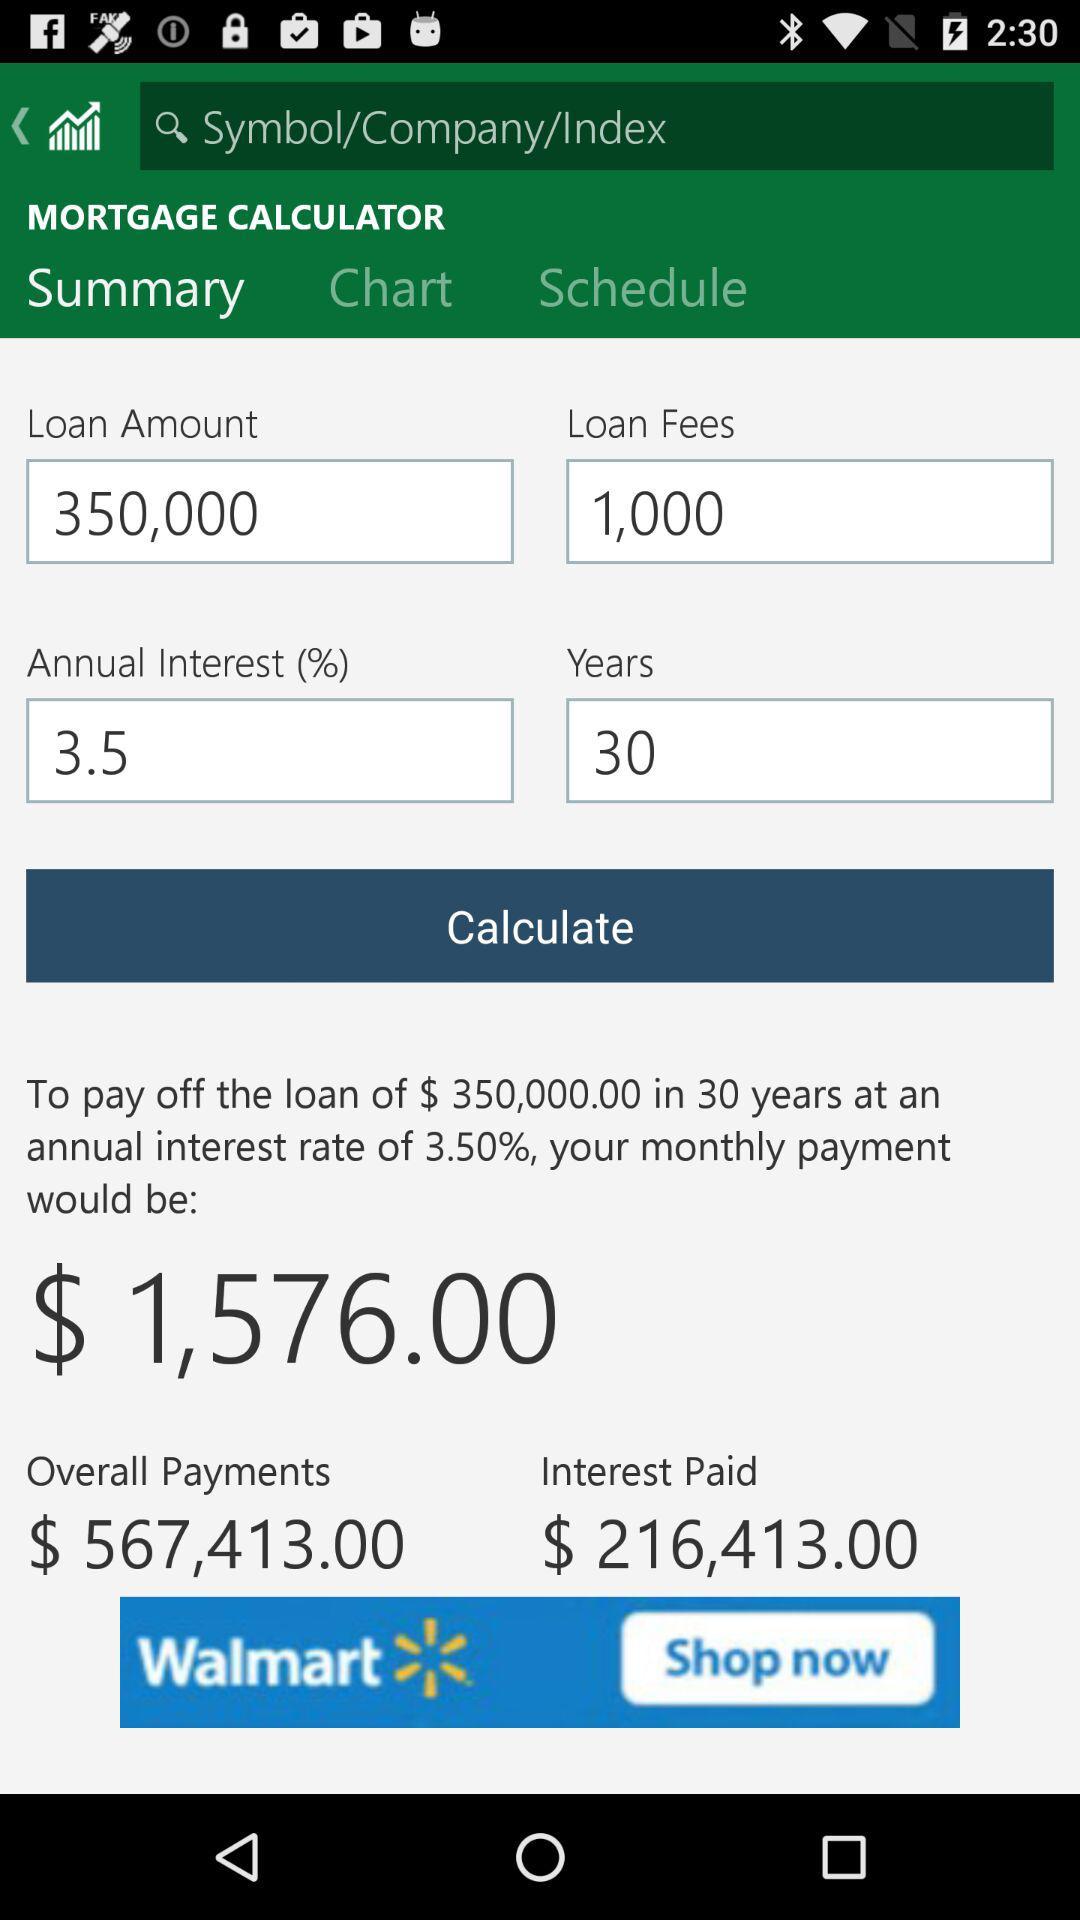  I want to click on item next to the chart, so click(150, 290).